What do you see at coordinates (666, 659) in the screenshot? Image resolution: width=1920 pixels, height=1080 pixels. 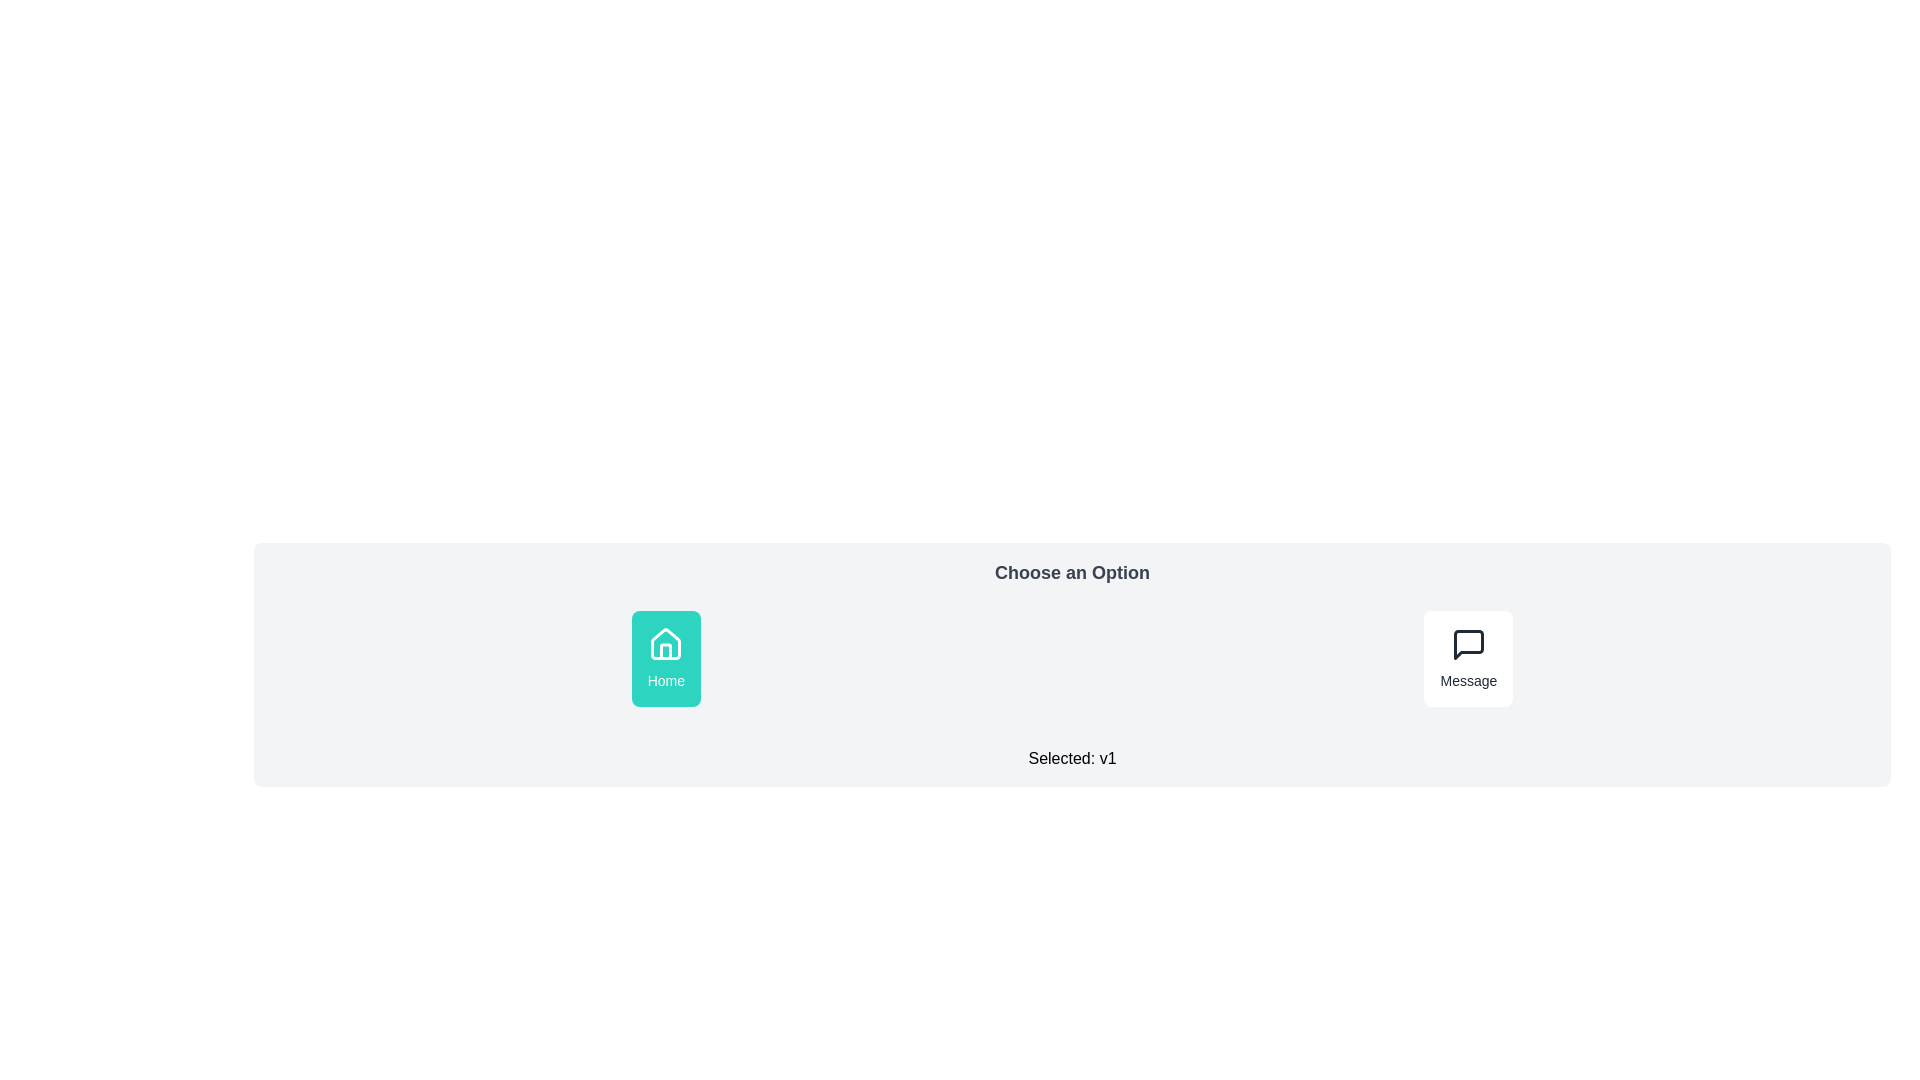 I see `the teal rectangular button labeled 'Home' with a house icon` at bounding box center [666, 659].